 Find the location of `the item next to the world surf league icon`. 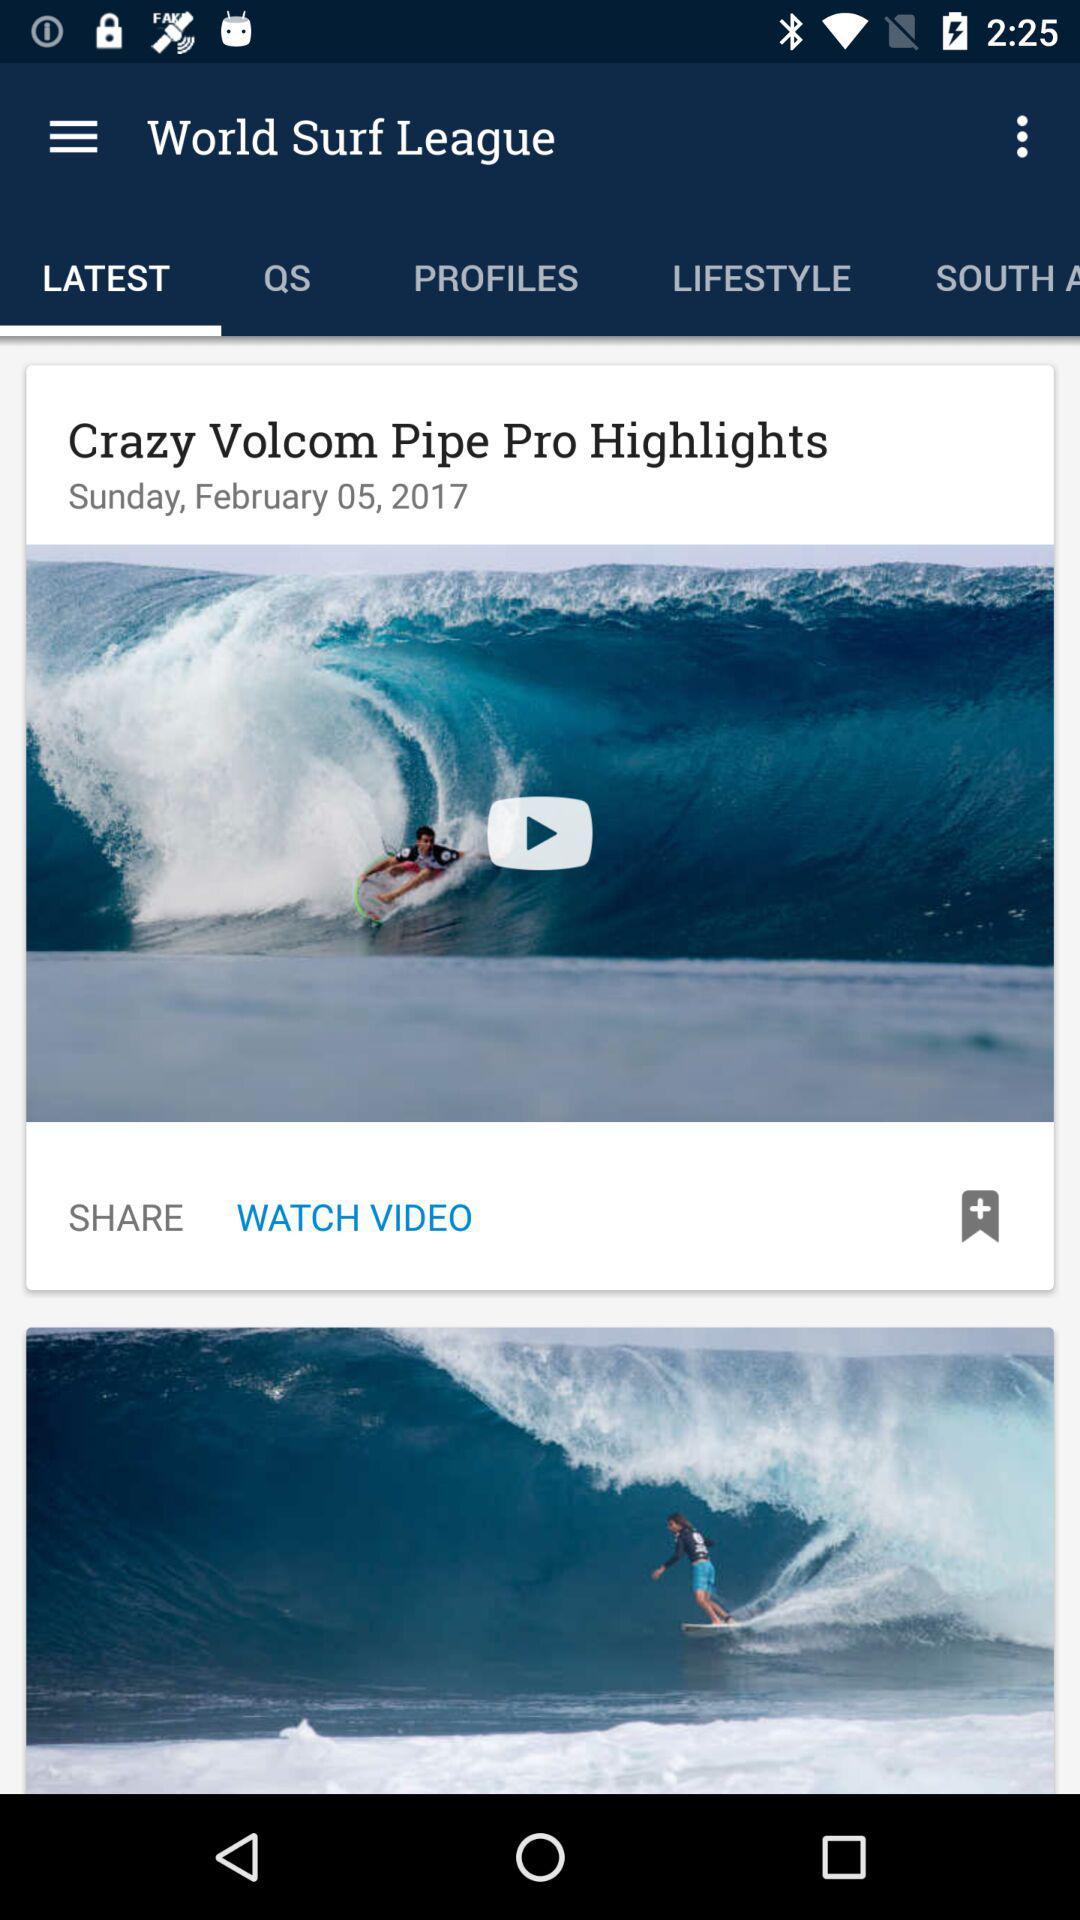

the item next to the world surf league icon is located at coordinates (72, 135).